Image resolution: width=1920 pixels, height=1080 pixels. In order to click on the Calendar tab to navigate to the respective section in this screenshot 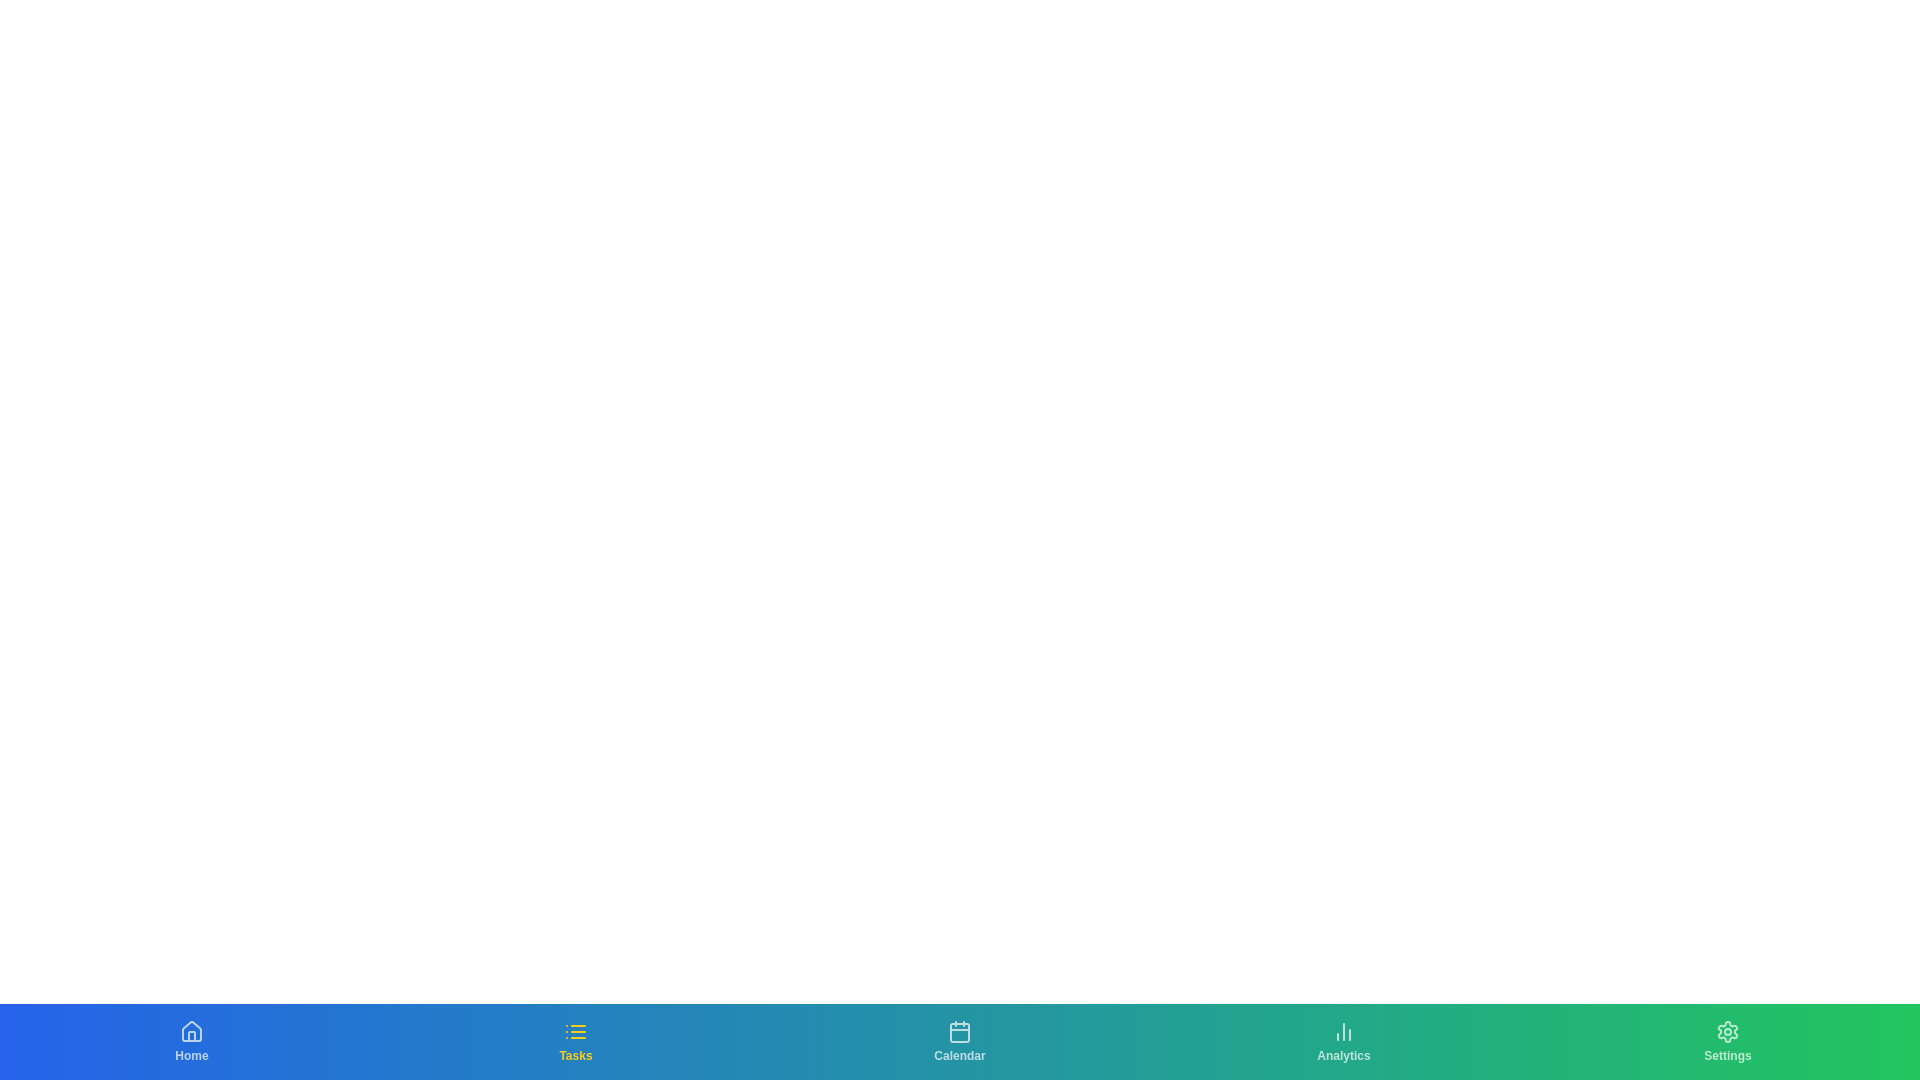, I will do `click(960, 1040)`.